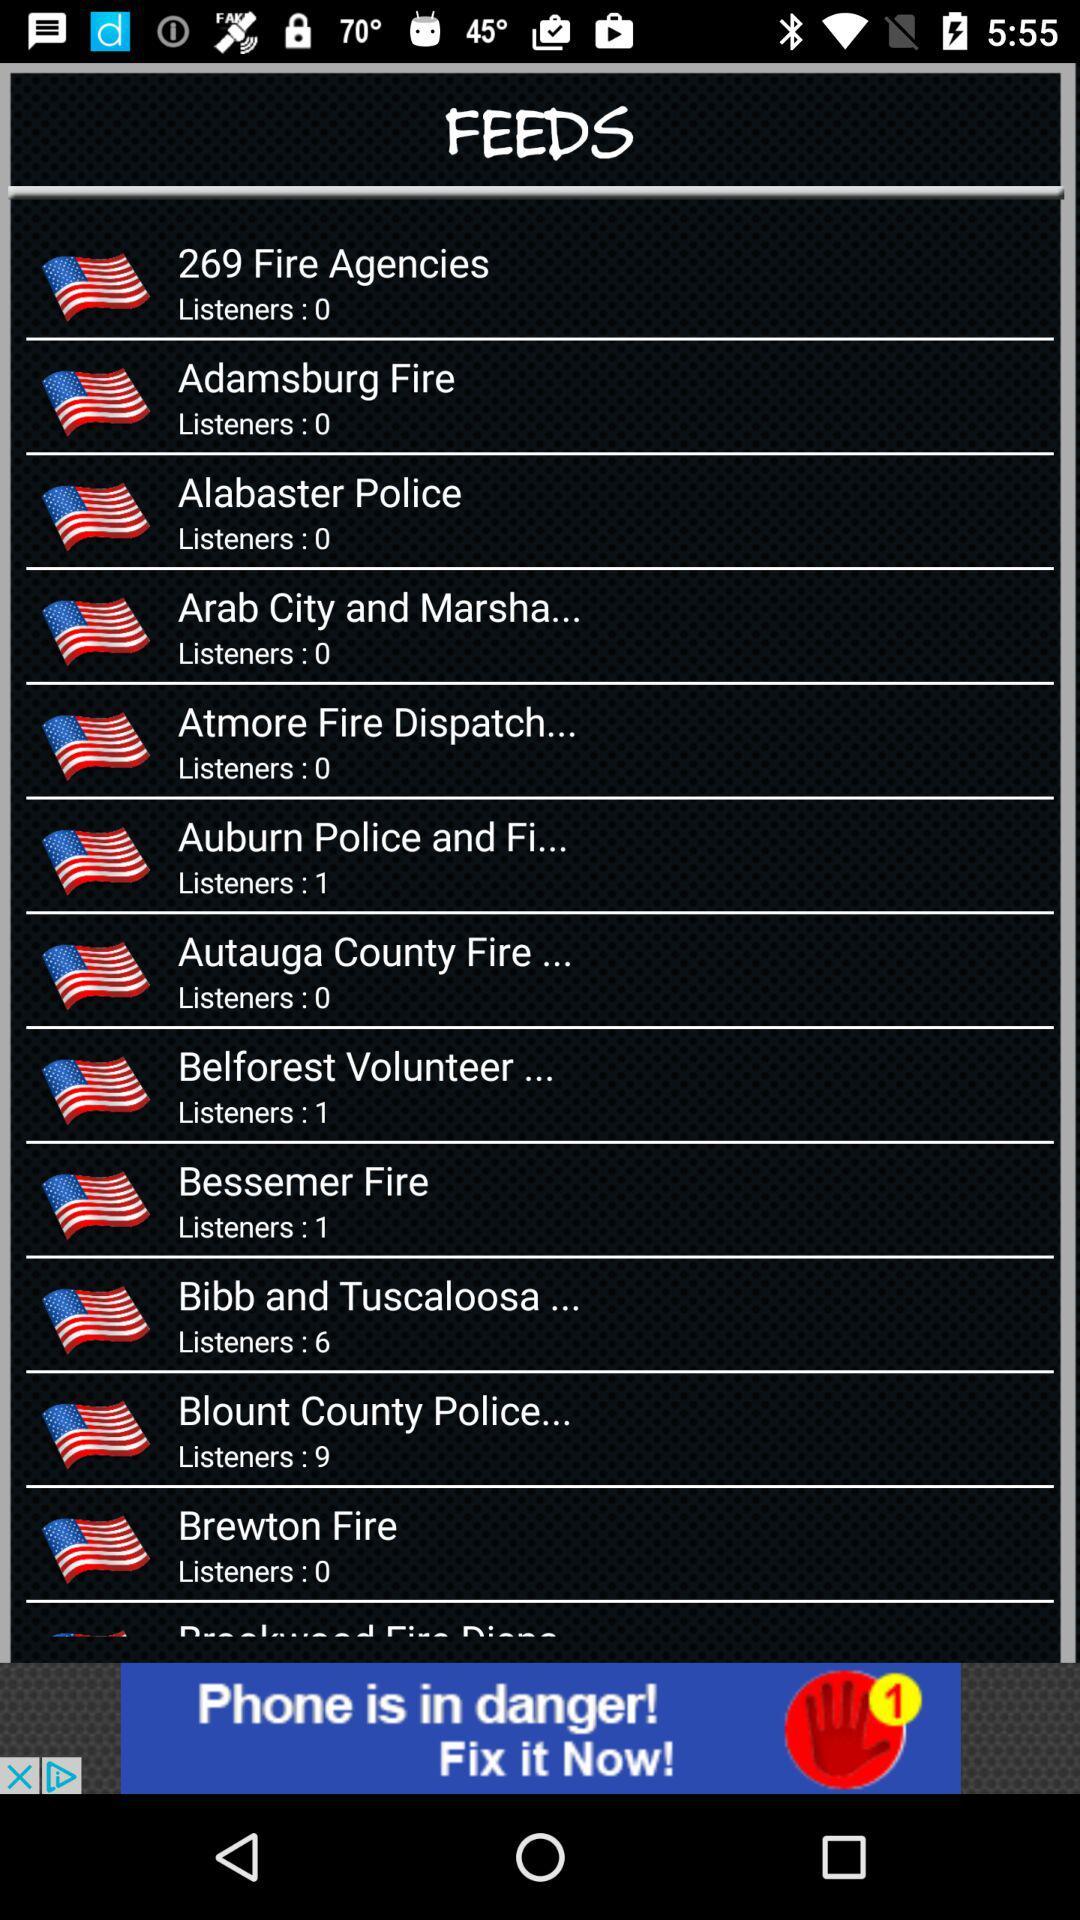 Image resolution: width=1080 pixels, height=1920 pixels. Describe the element at coordinates (540, 1727) in the screenshot. I see `advertisements displaying` at that location.